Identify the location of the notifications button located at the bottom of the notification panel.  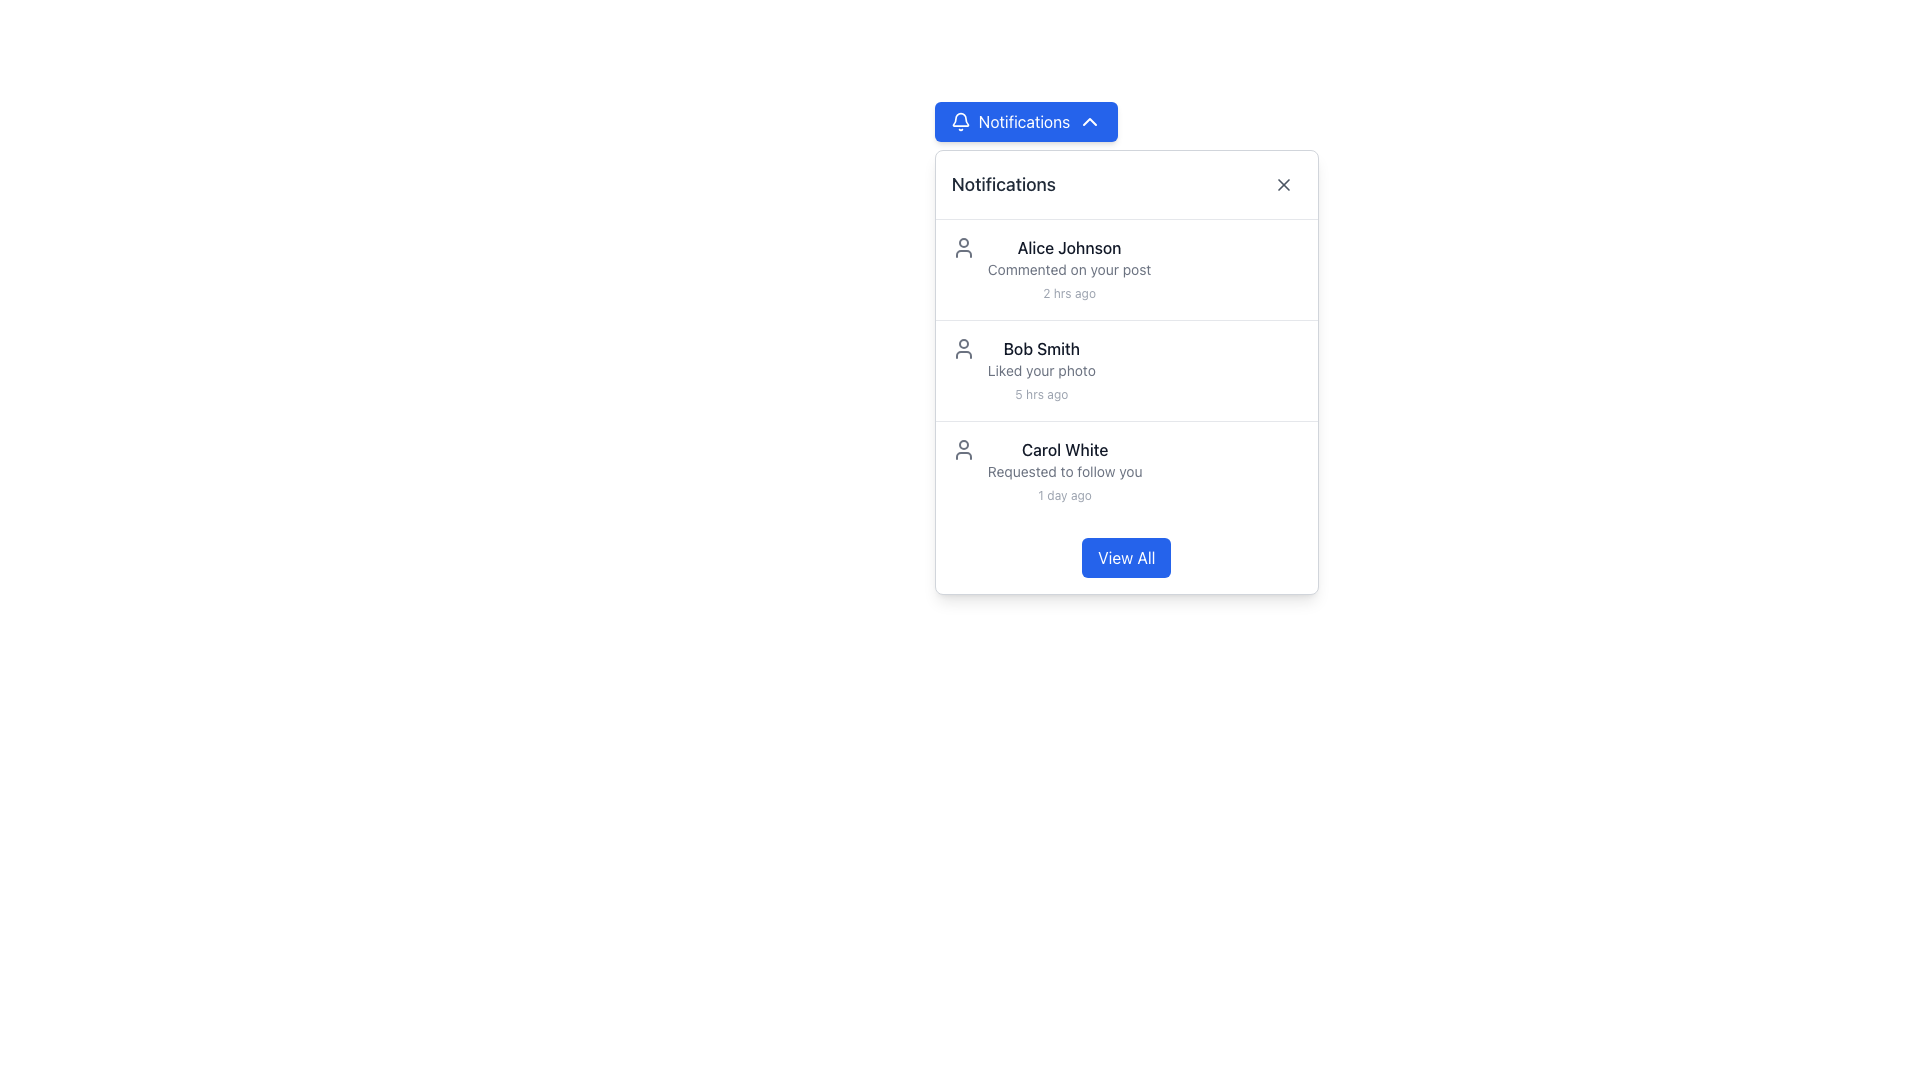
(1126, 558).